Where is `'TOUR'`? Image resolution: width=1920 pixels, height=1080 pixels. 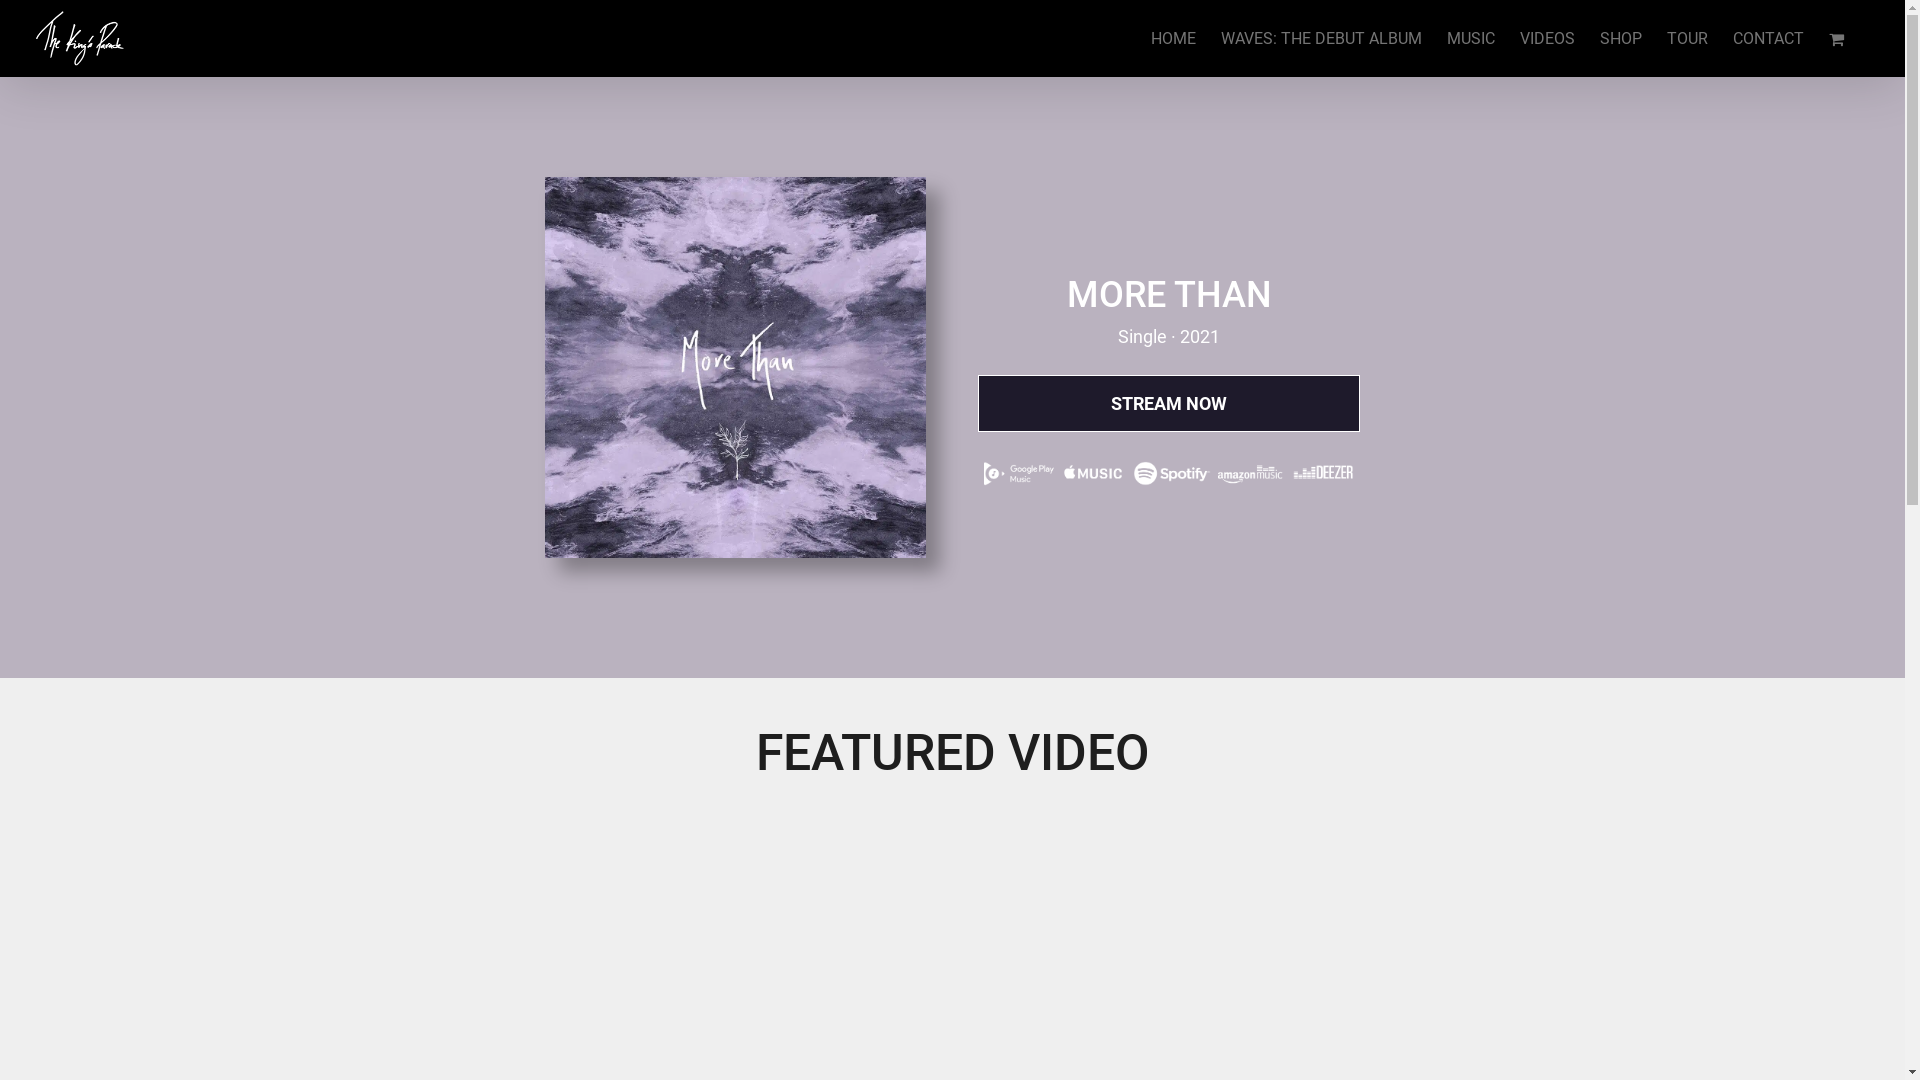
'TOUR' is located at coordinates (1666, 38).